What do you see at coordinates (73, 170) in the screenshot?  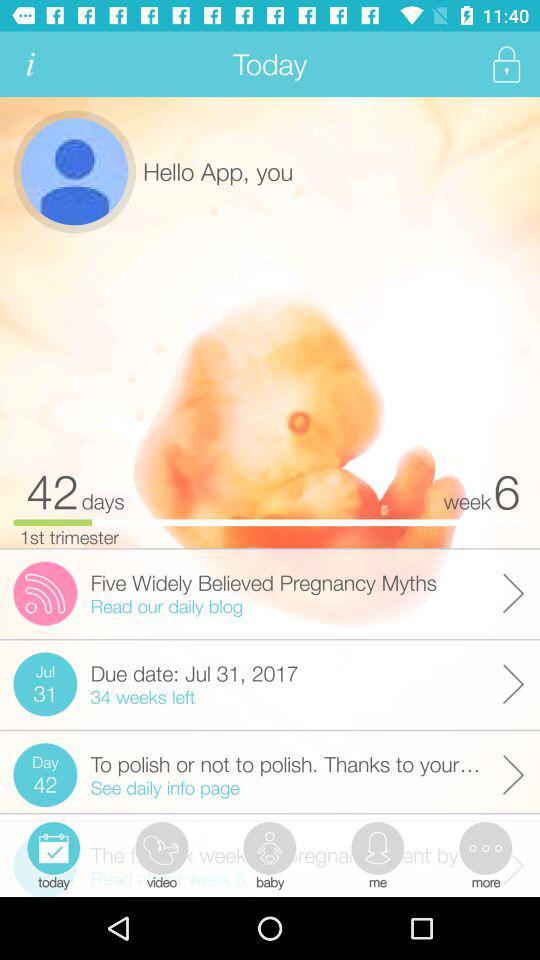 I see `the avatar icon` at bounding box center [73, 170].